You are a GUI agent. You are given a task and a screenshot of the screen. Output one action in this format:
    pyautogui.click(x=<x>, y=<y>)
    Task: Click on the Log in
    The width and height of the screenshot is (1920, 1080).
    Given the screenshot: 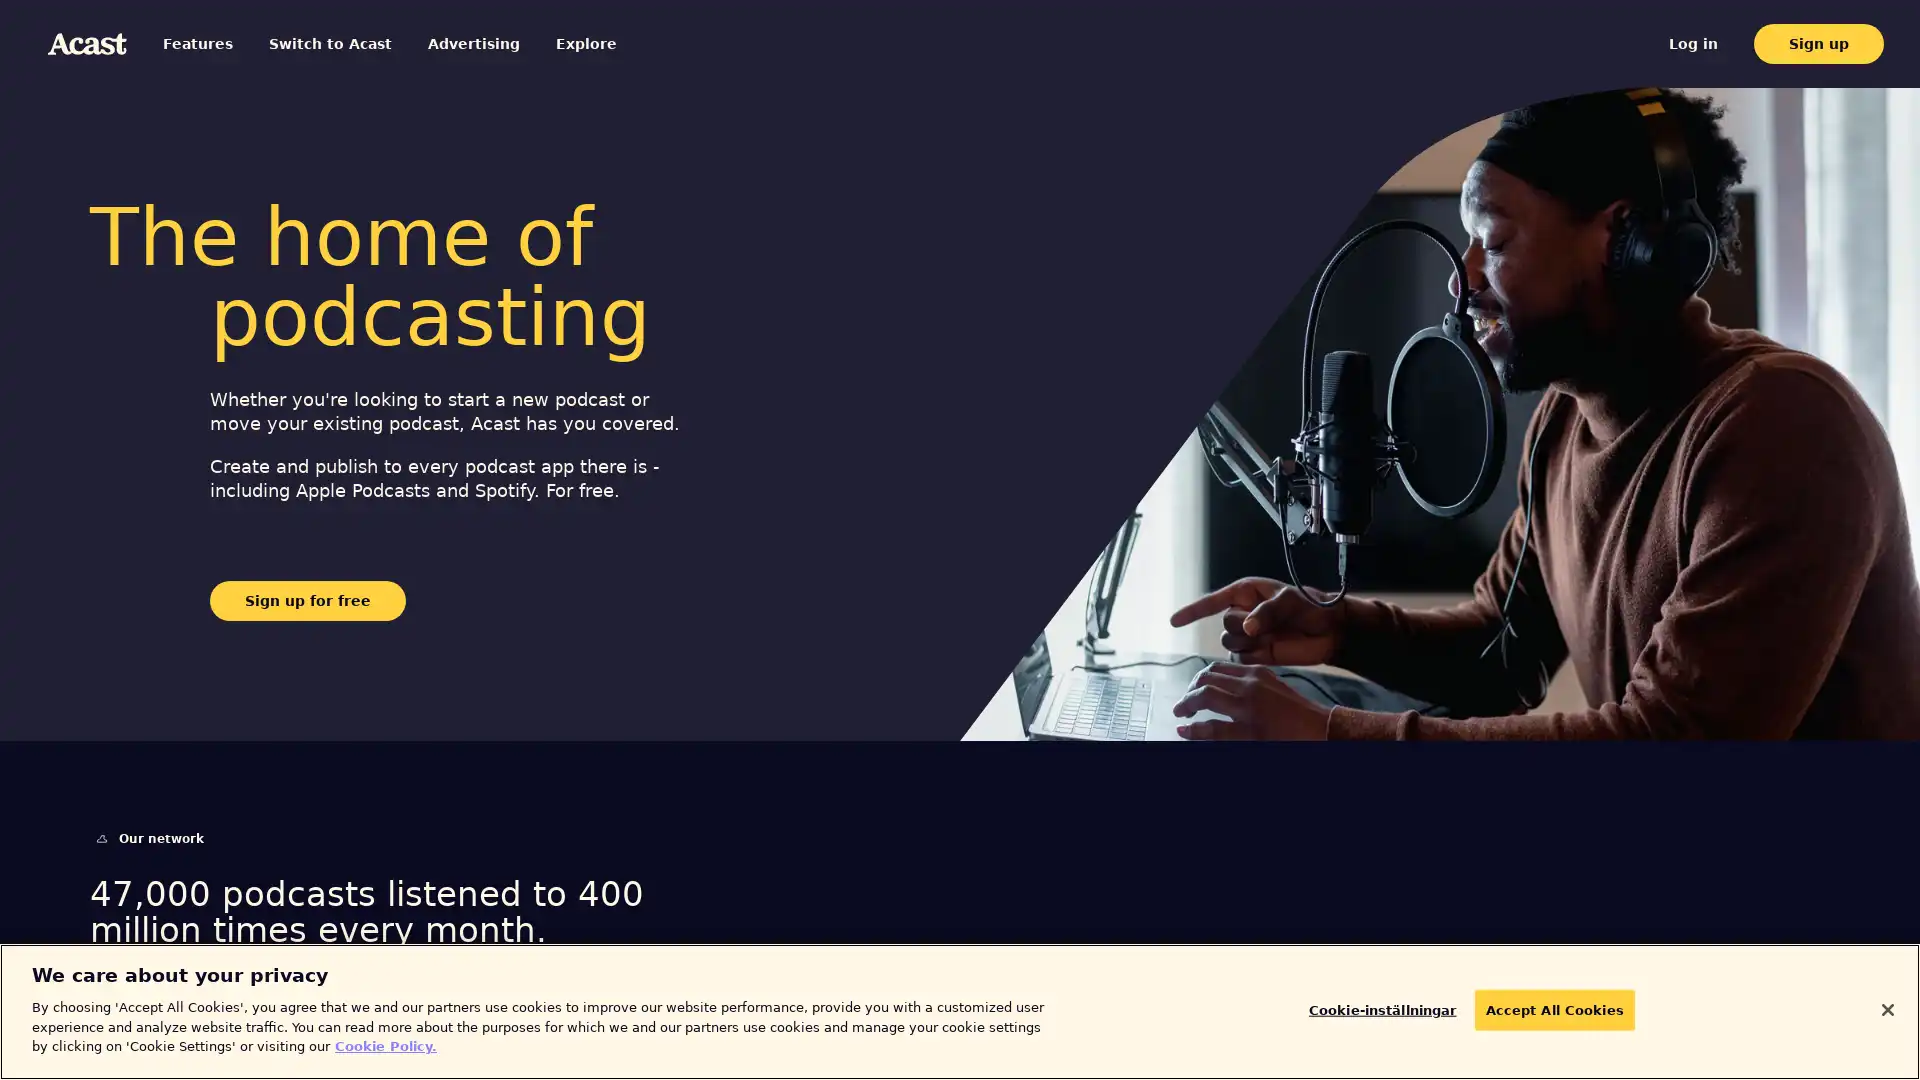 What is the action you would take?
    pyautogui.click(x=1717, y=43)
    